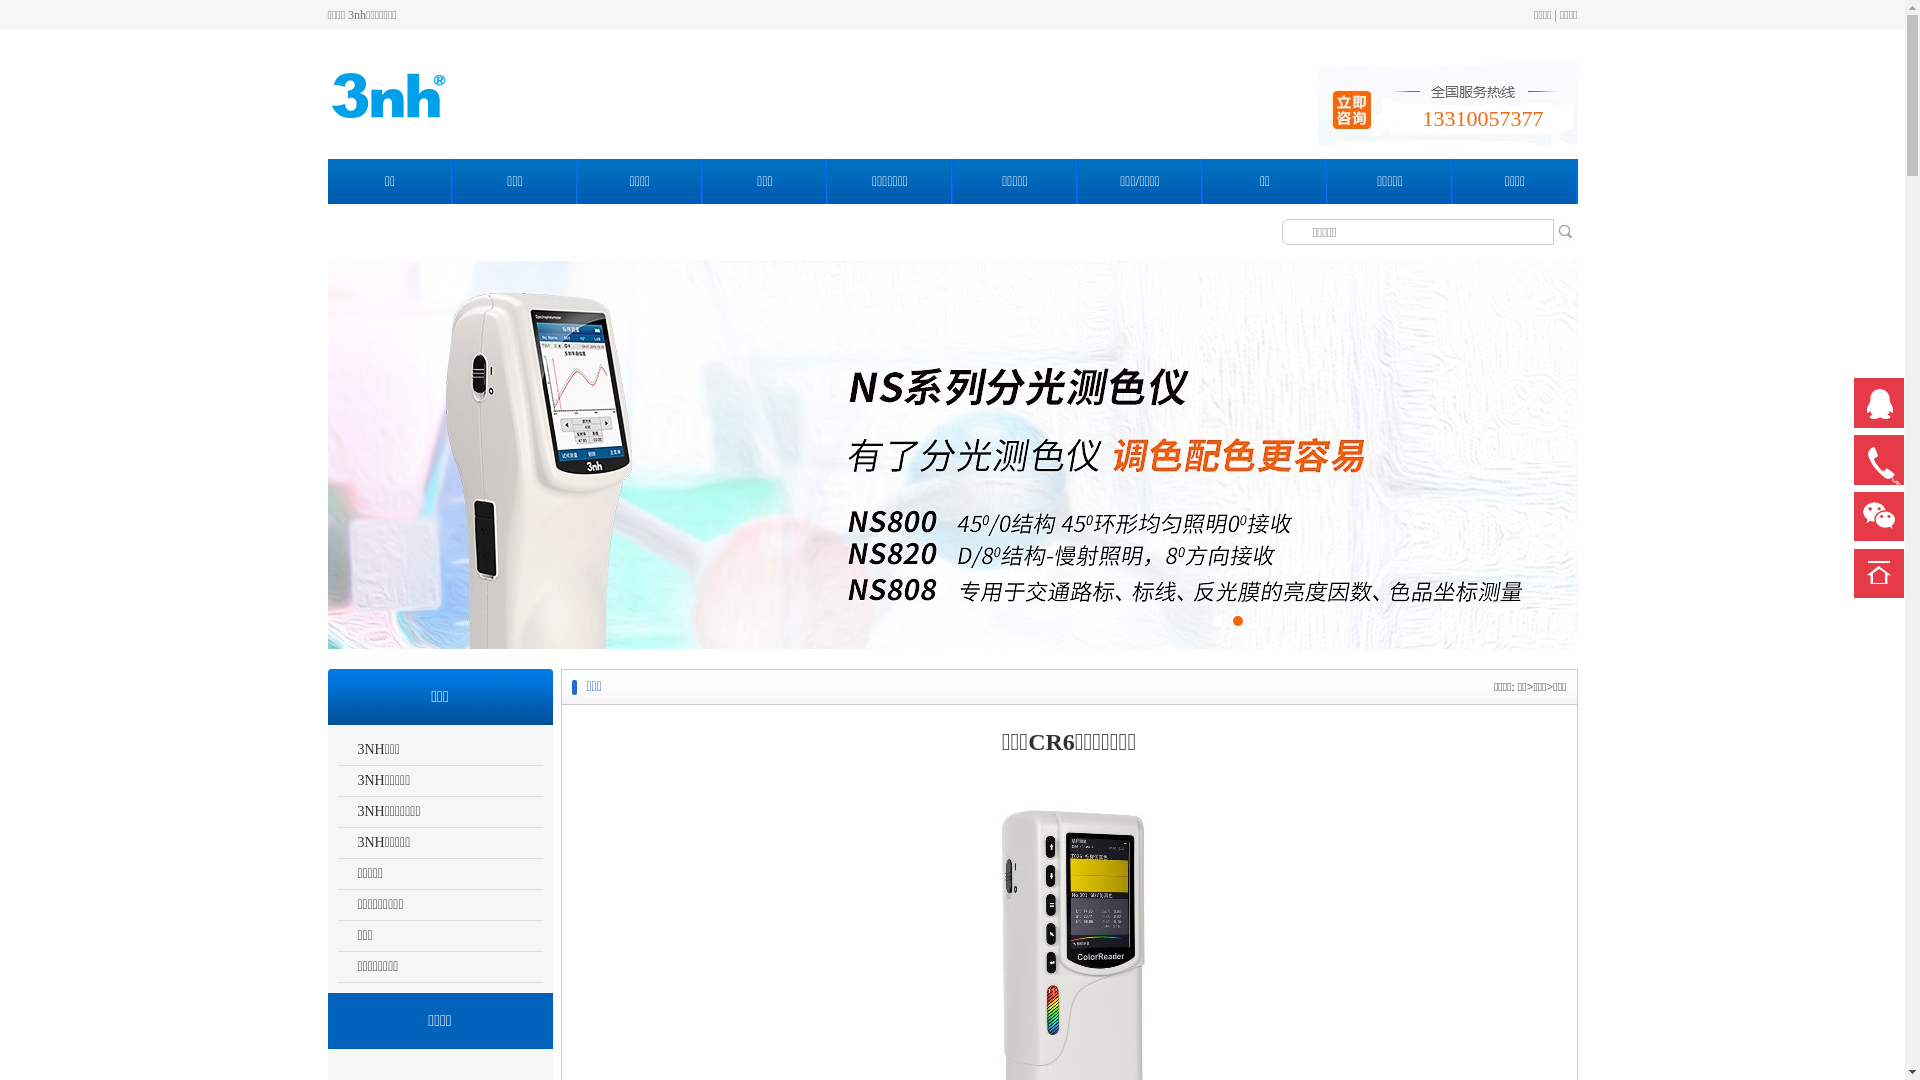 The height and width of the screenshot is (1080, 1920). What do you see at coordinates (1236, 620) in the screenshot?
I see `'2'` at bounding box center [1236, 620].